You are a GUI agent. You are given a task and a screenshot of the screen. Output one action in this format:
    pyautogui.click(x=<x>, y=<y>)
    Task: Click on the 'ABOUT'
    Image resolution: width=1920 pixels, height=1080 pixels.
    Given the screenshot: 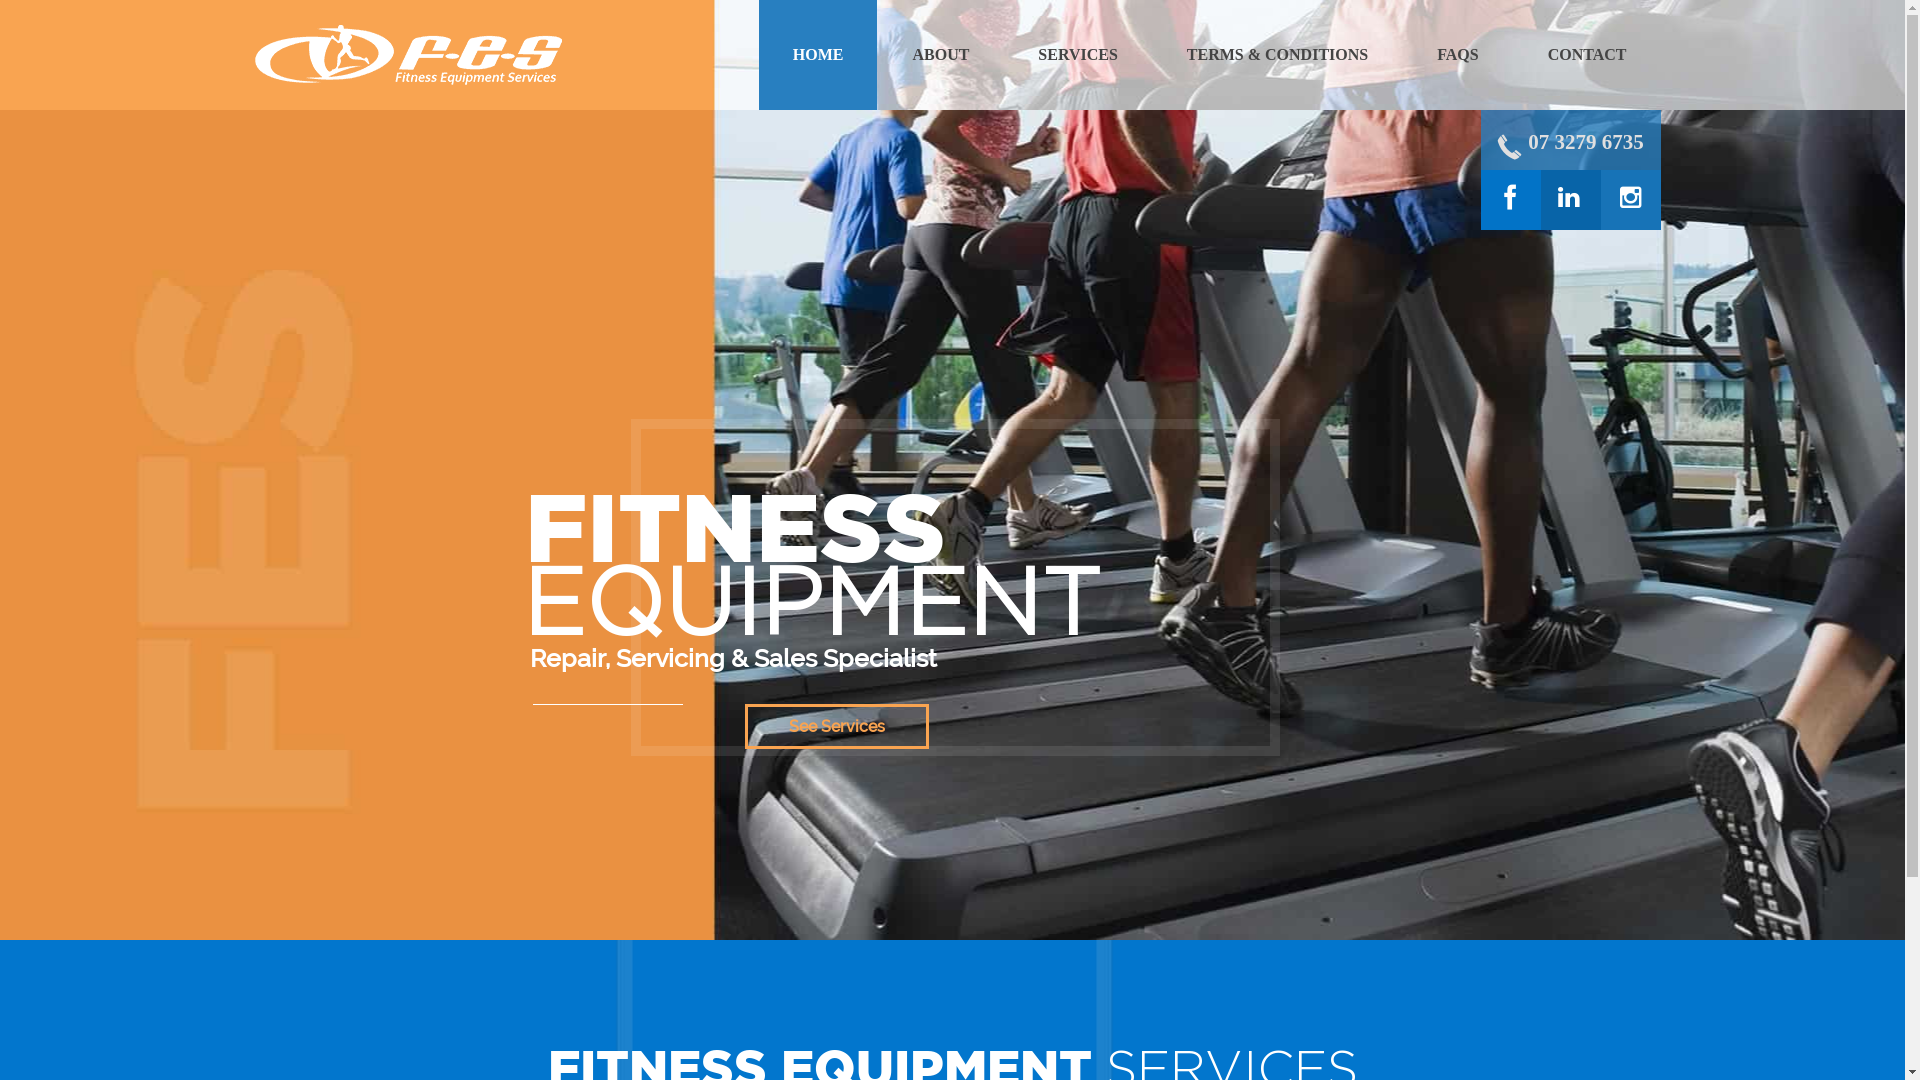 What is the action you would take?
    pyautogui.click(x=939, y=53)
    